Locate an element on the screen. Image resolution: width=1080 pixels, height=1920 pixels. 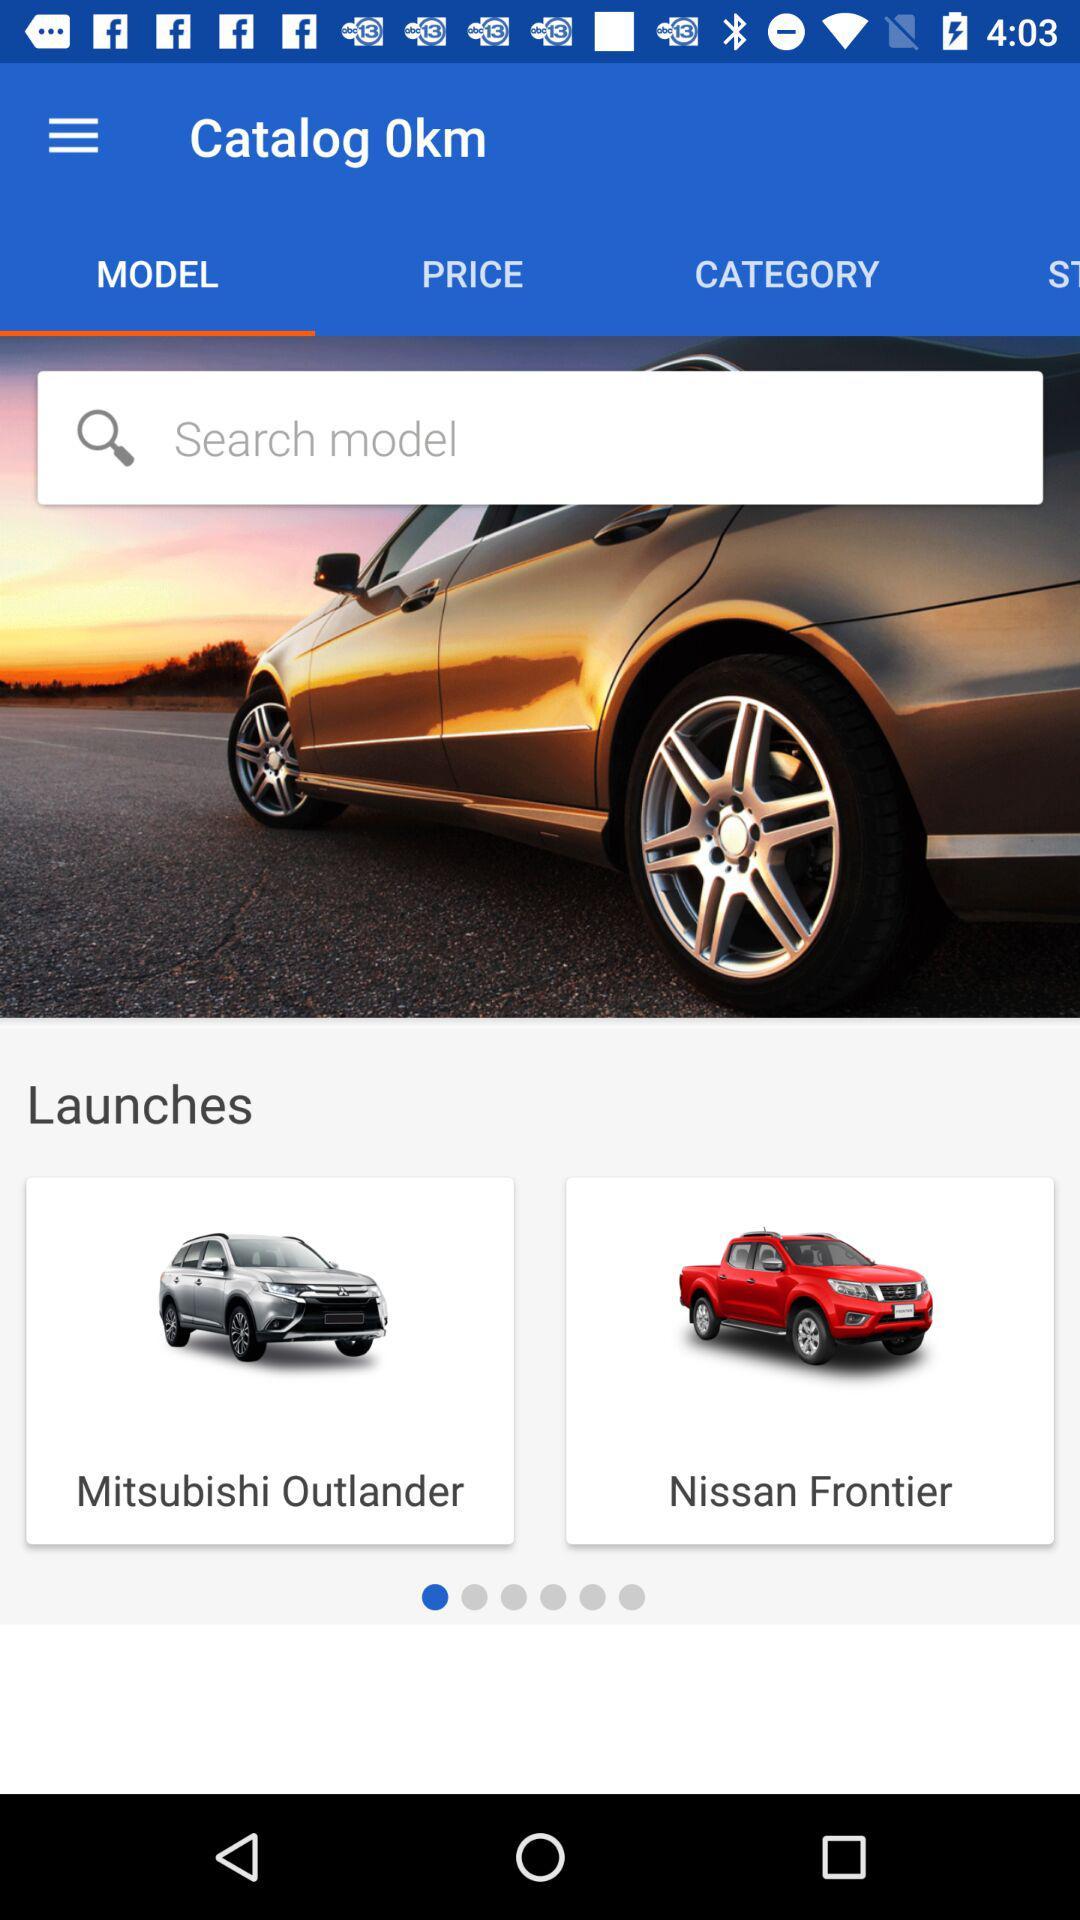
the item below model is located at coordinates (540, 436).